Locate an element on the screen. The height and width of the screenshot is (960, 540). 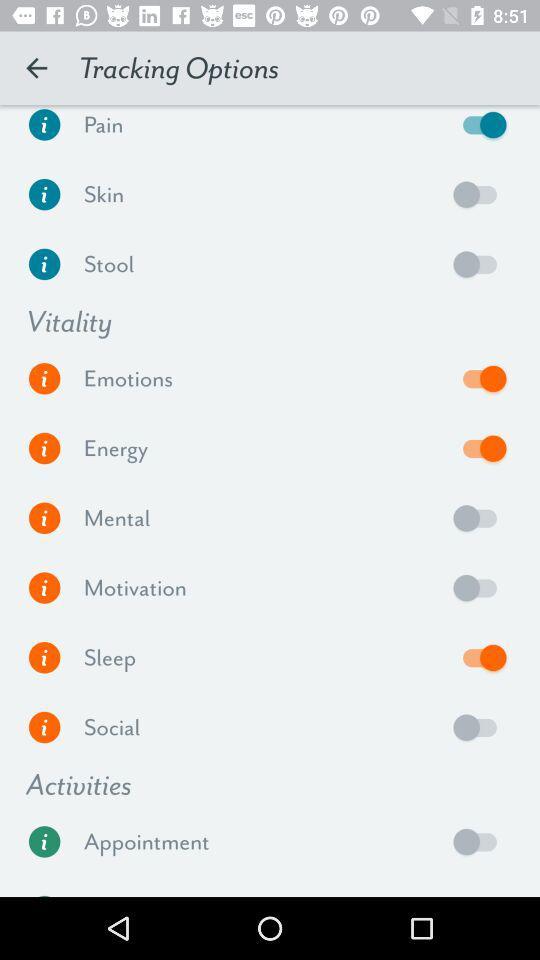
emotions is located at coordinates (479, 377).